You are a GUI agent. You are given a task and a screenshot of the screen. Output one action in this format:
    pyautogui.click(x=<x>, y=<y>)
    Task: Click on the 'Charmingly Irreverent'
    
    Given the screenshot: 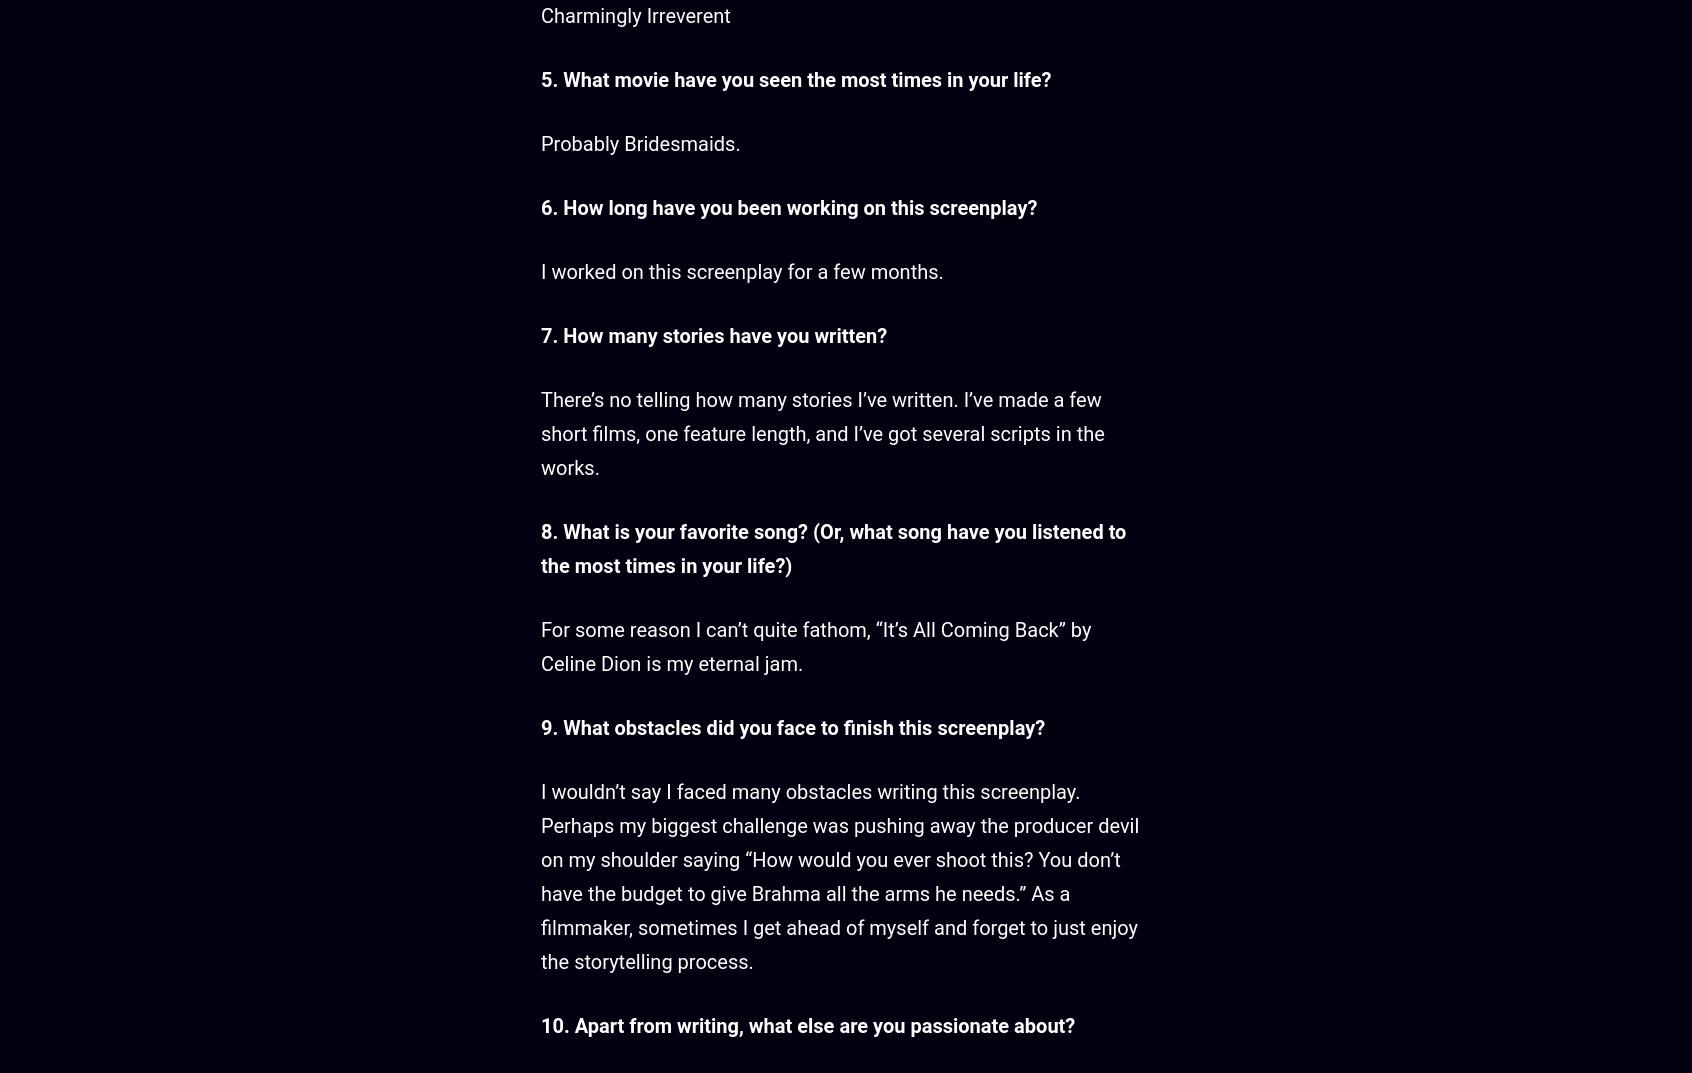 What is the action you would take?
    pyautogui.click(x=540, y=14)
    